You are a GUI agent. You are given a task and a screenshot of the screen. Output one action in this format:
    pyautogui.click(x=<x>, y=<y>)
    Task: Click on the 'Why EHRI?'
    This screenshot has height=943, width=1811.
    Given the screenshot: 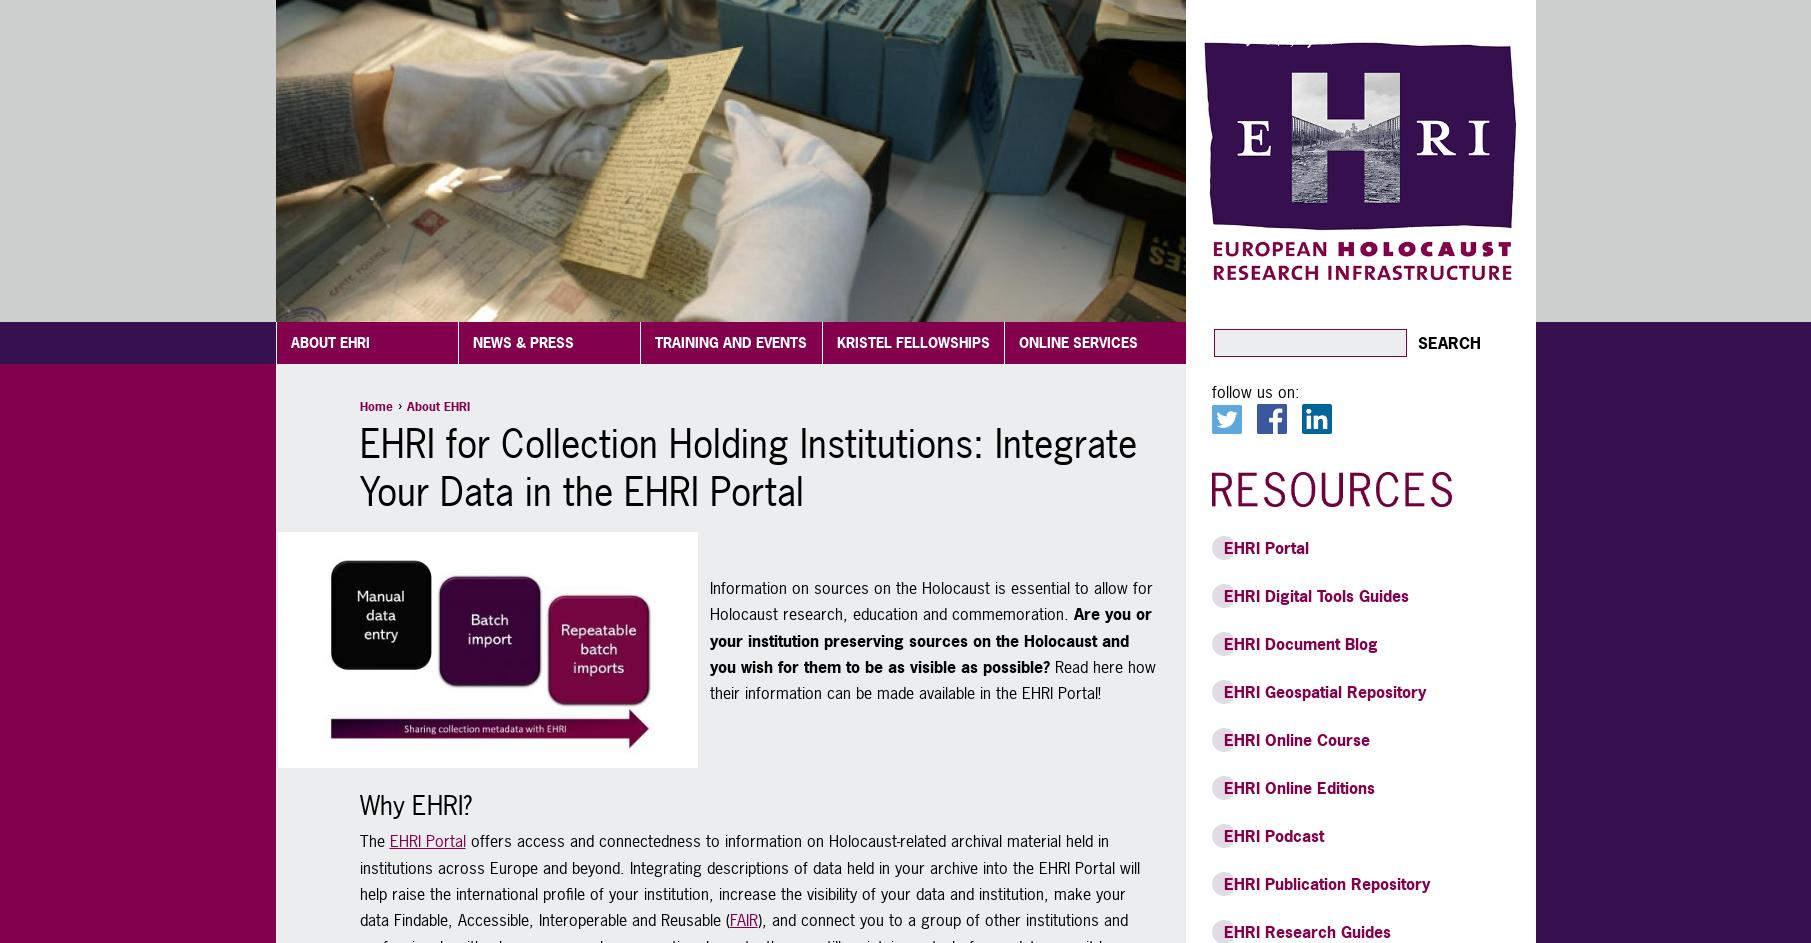 What is the action you would take?
    pyautogui.click(x=415, y=803)
    